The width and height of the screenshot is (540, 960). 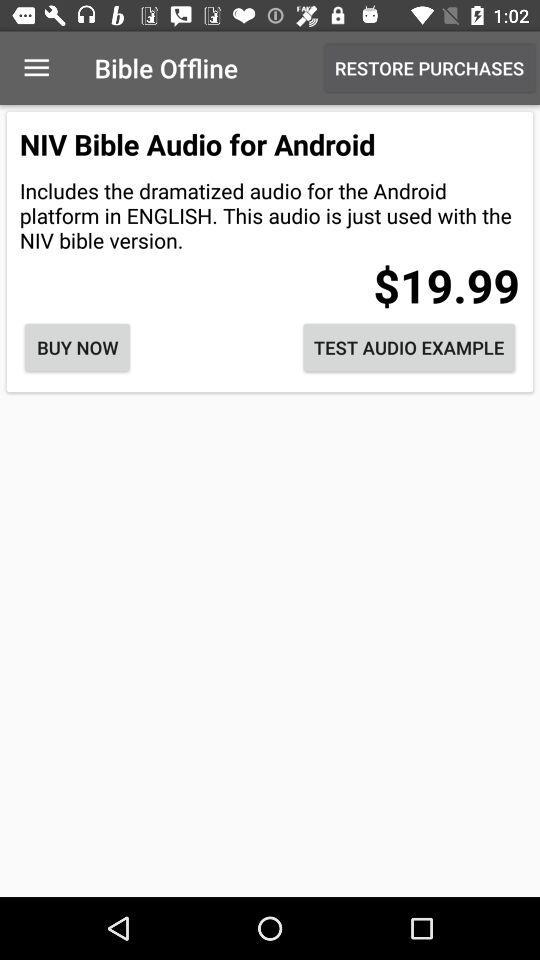 What do you see at coordinates (428, 68) in the screenshot?
I see `item next to the bible offline item` at bounding box center [428, 68].